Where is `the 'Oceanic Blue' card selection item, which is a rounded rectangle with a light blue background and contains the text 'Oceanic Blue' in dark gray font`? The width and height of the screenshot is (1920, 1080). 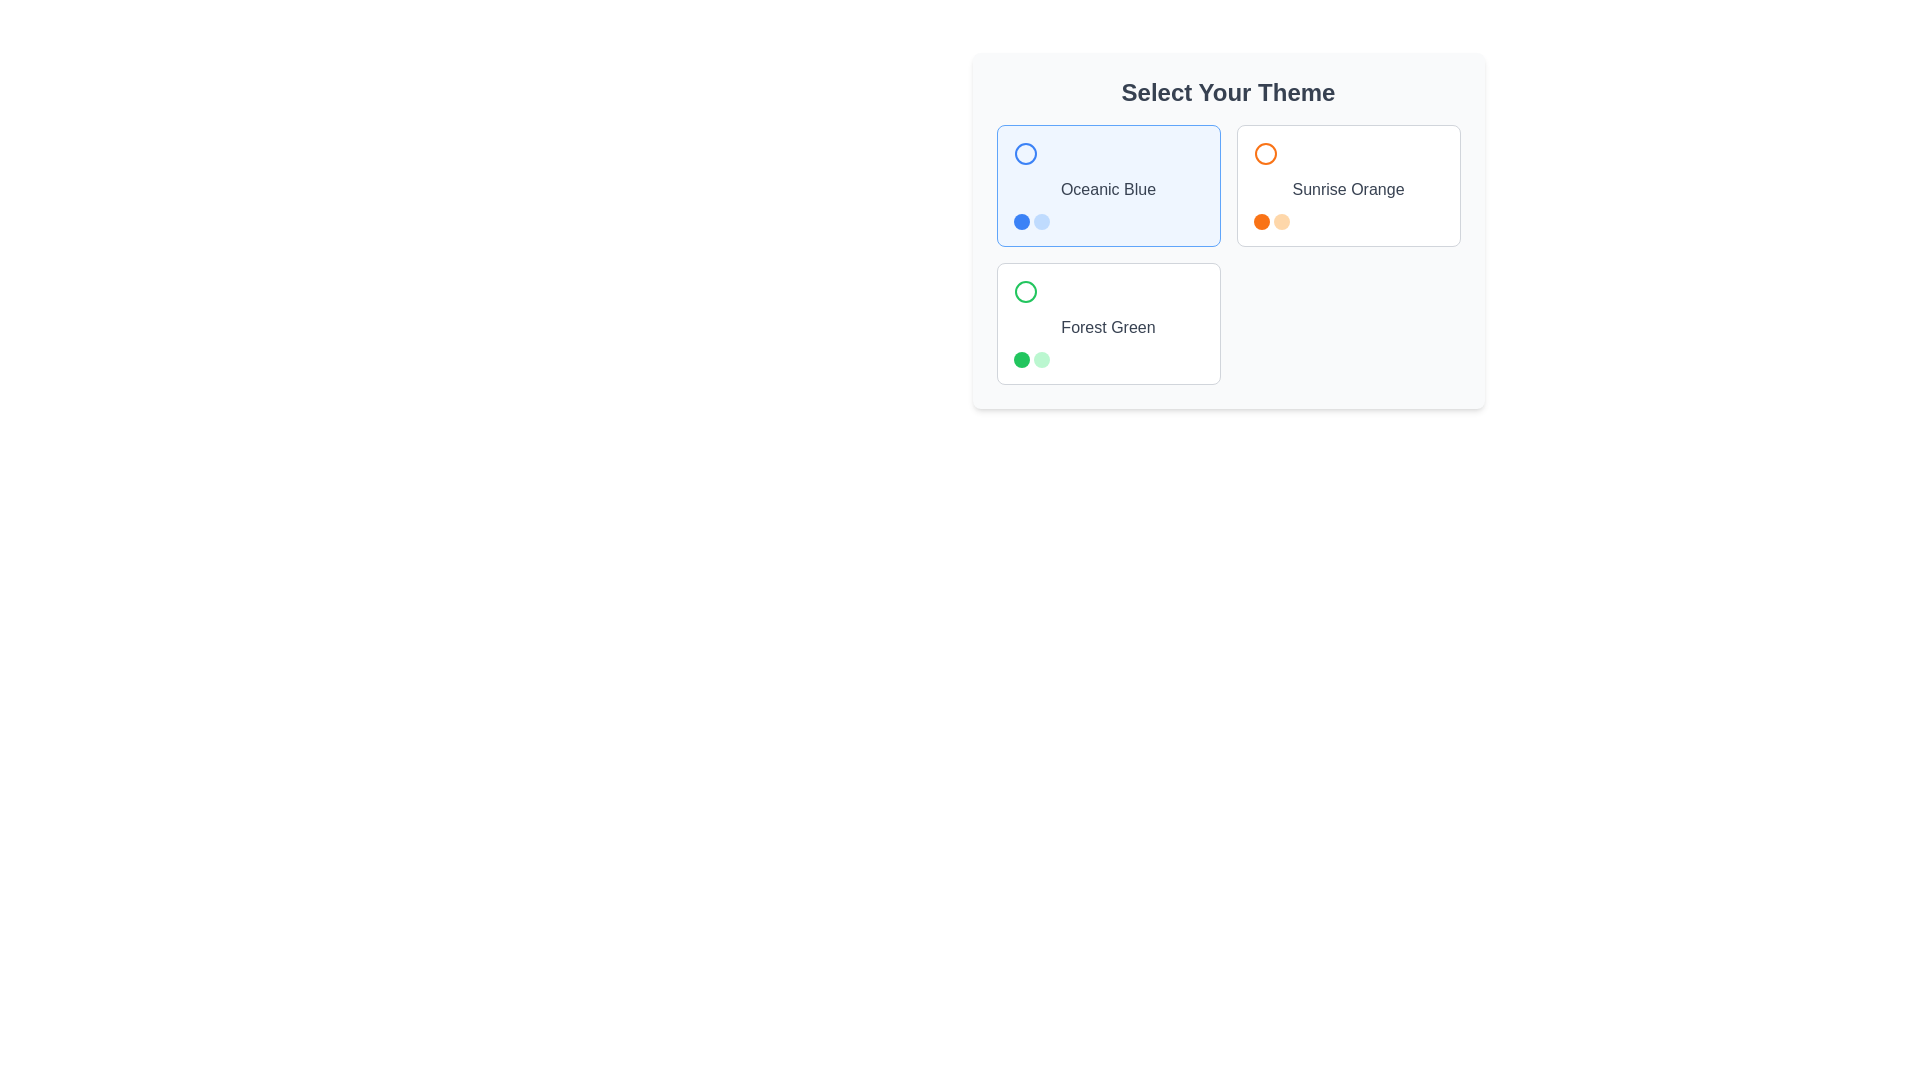 the 'Oceanic Blue' card selection item, which is a rounded rectangle with a light blue background and contains the text 'Oceanic Blue' in dark gray font is located at coordinates (1107, 185).